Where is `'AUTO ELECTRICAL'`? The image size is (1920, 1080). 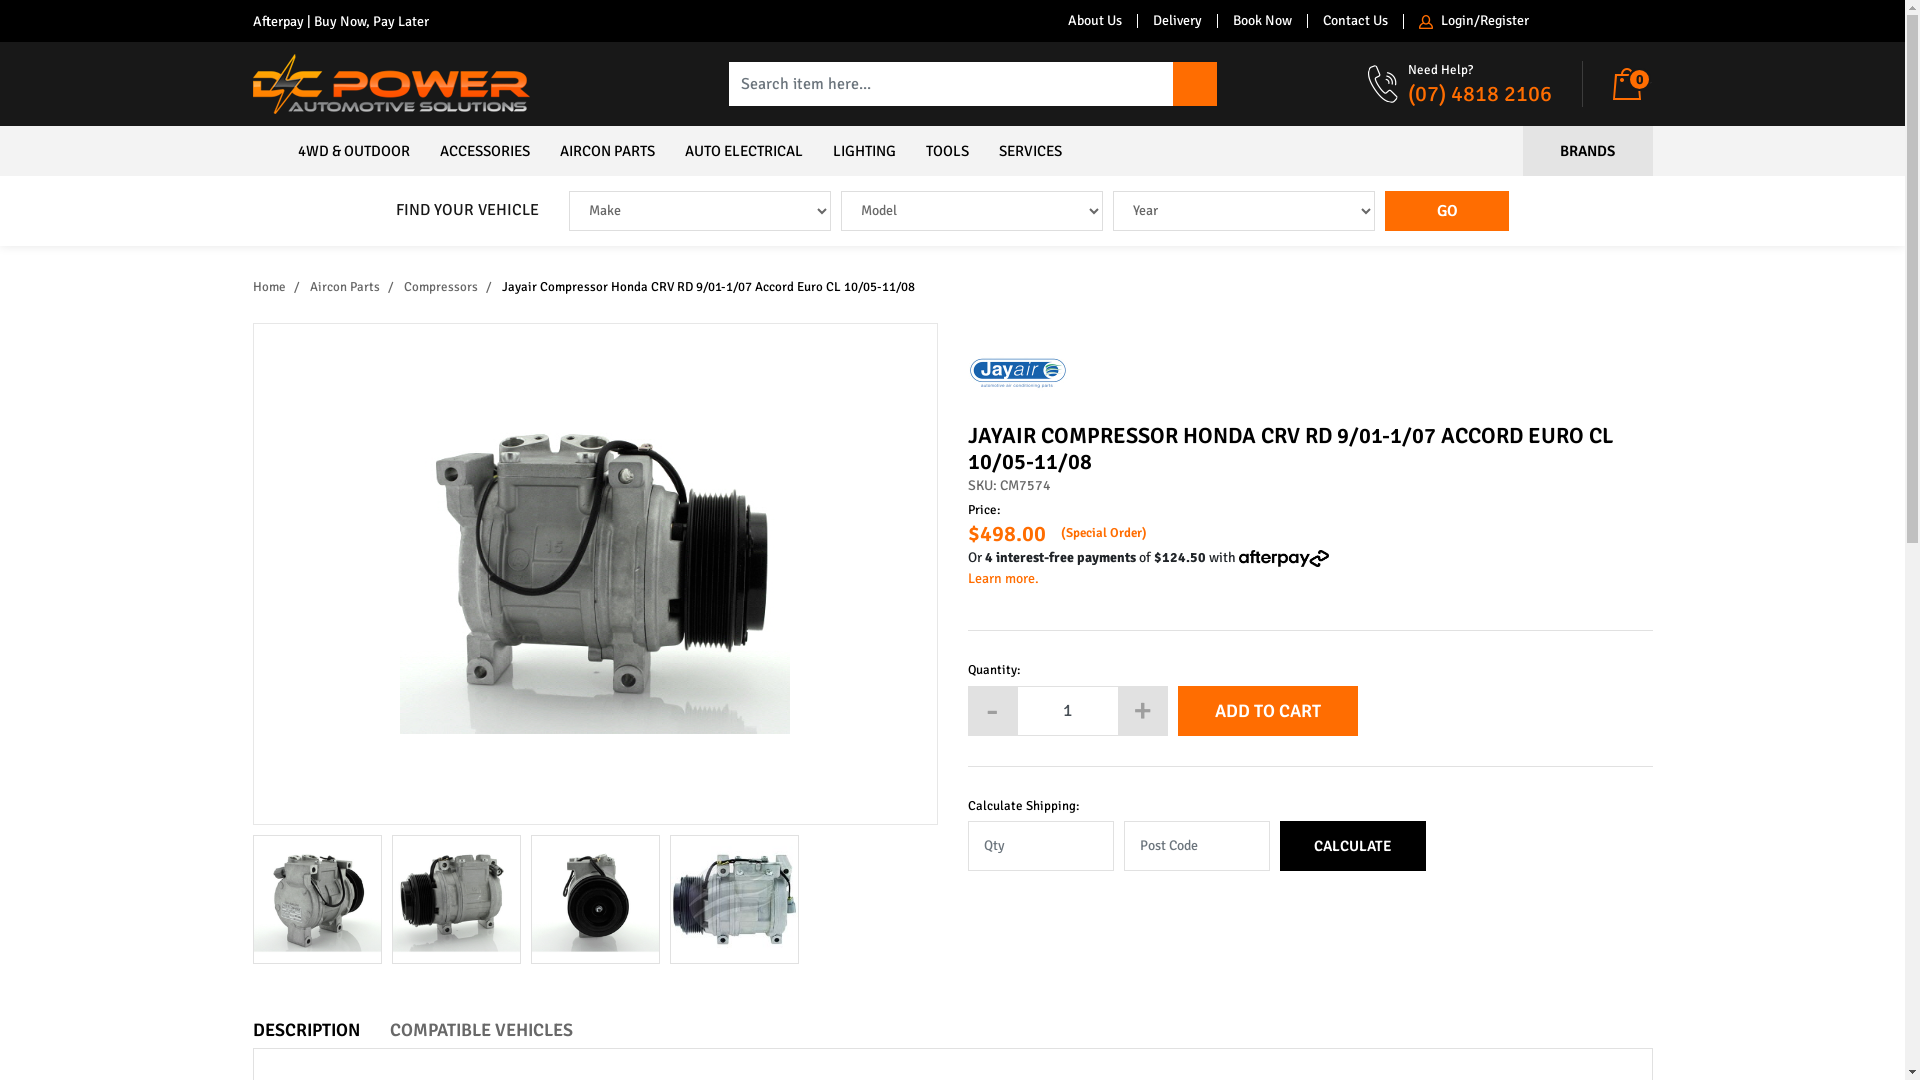 'AUTO ELECTRICAL' is located at coordinates (743, 149).